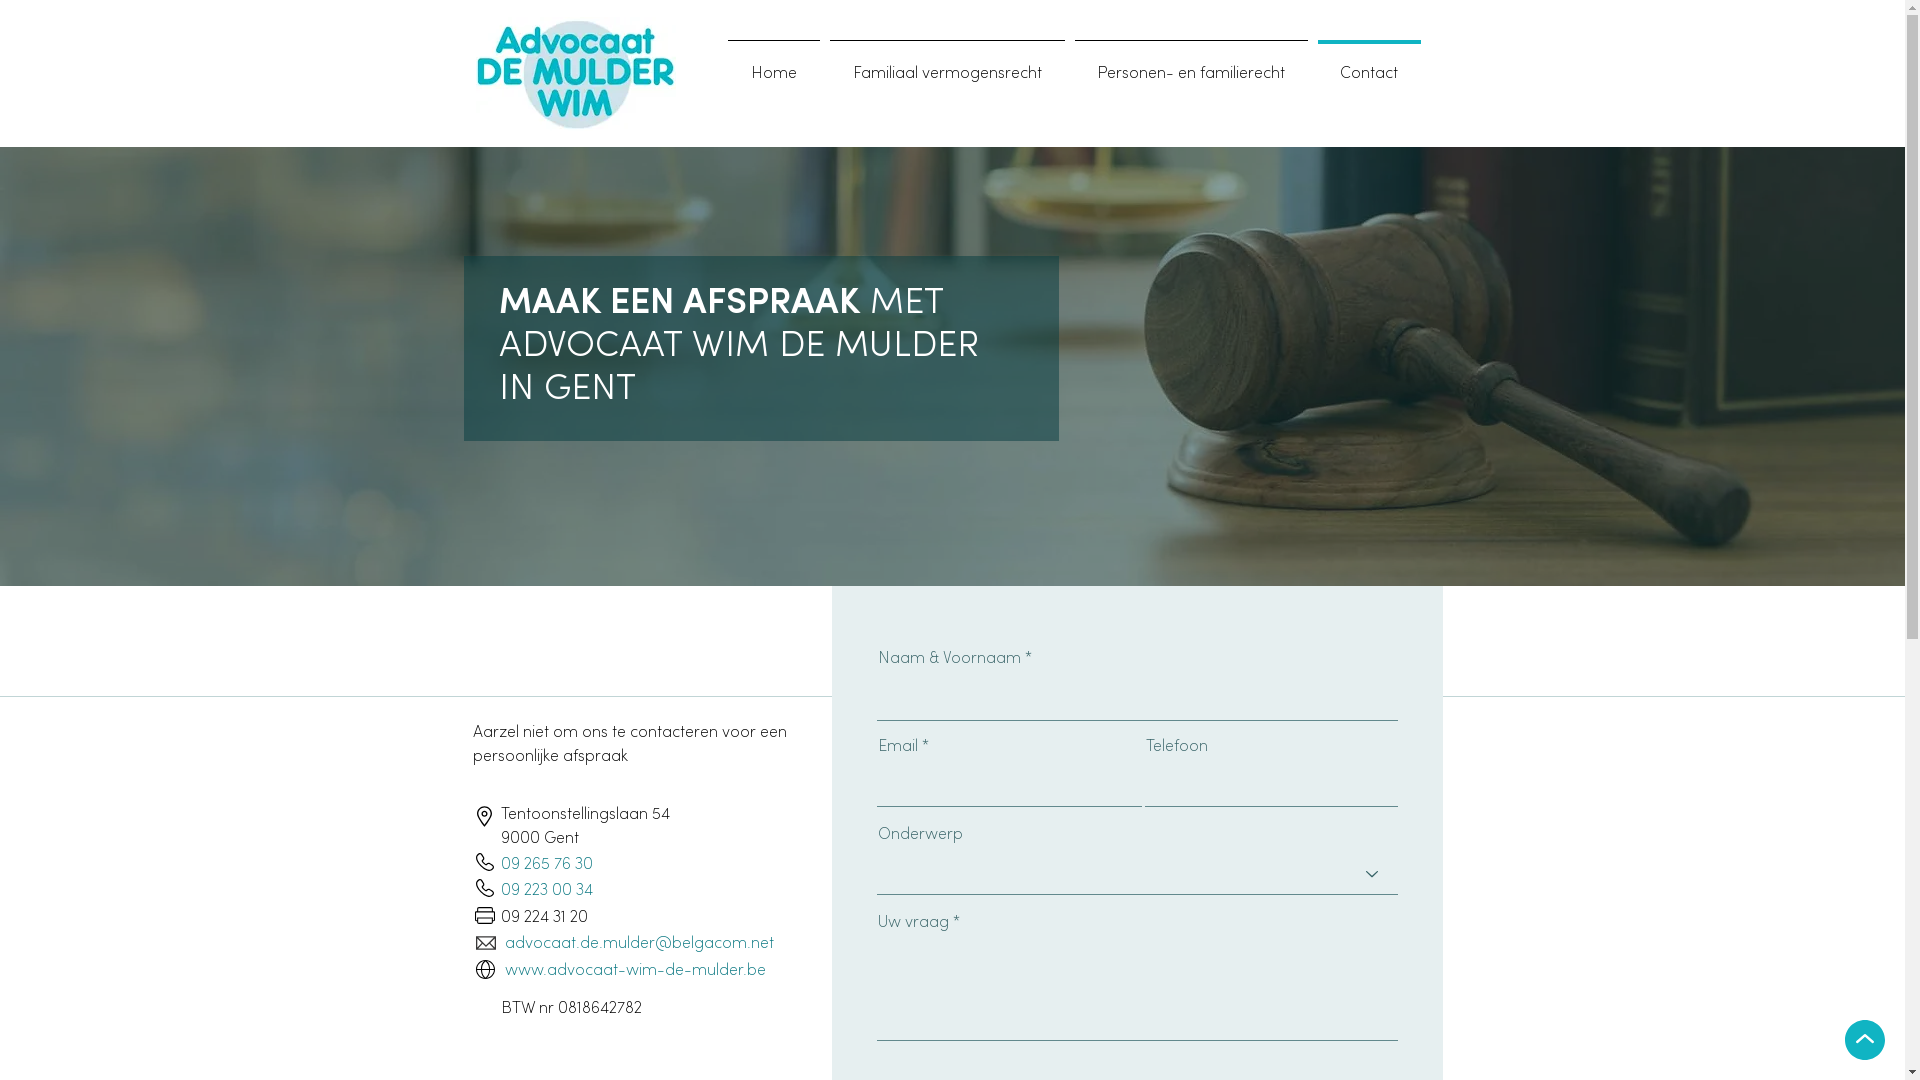 Image resolution: width=1920 pixels, height=1080 pixels. Describe the element at coordinates (546, 890) in the screenshot. I see `'09 223 00 34'` at that location.